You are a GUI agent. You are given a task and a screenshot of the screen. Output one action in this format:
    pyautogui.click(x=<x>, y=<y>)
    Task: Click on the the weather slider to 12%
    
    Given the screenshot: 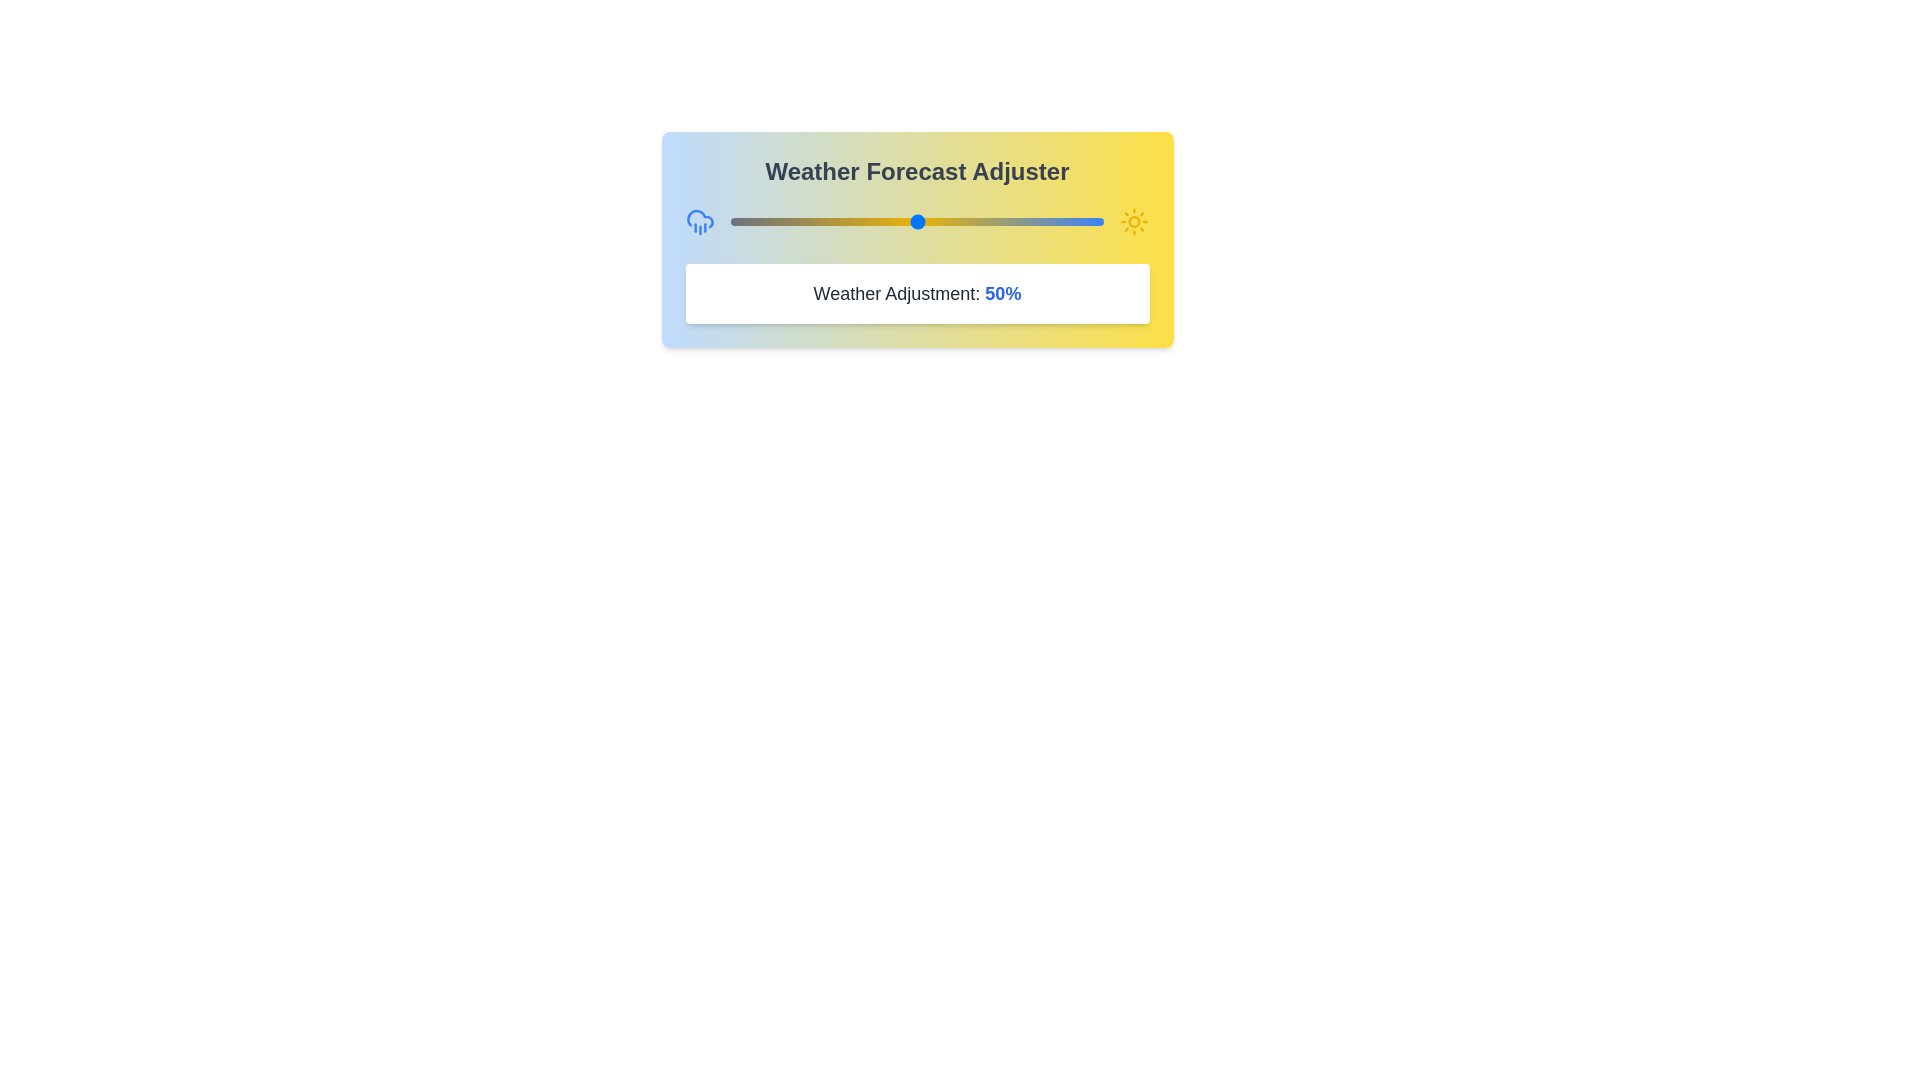 What is the action you would take?
    pyautogui.click(x=774, y=222)
    